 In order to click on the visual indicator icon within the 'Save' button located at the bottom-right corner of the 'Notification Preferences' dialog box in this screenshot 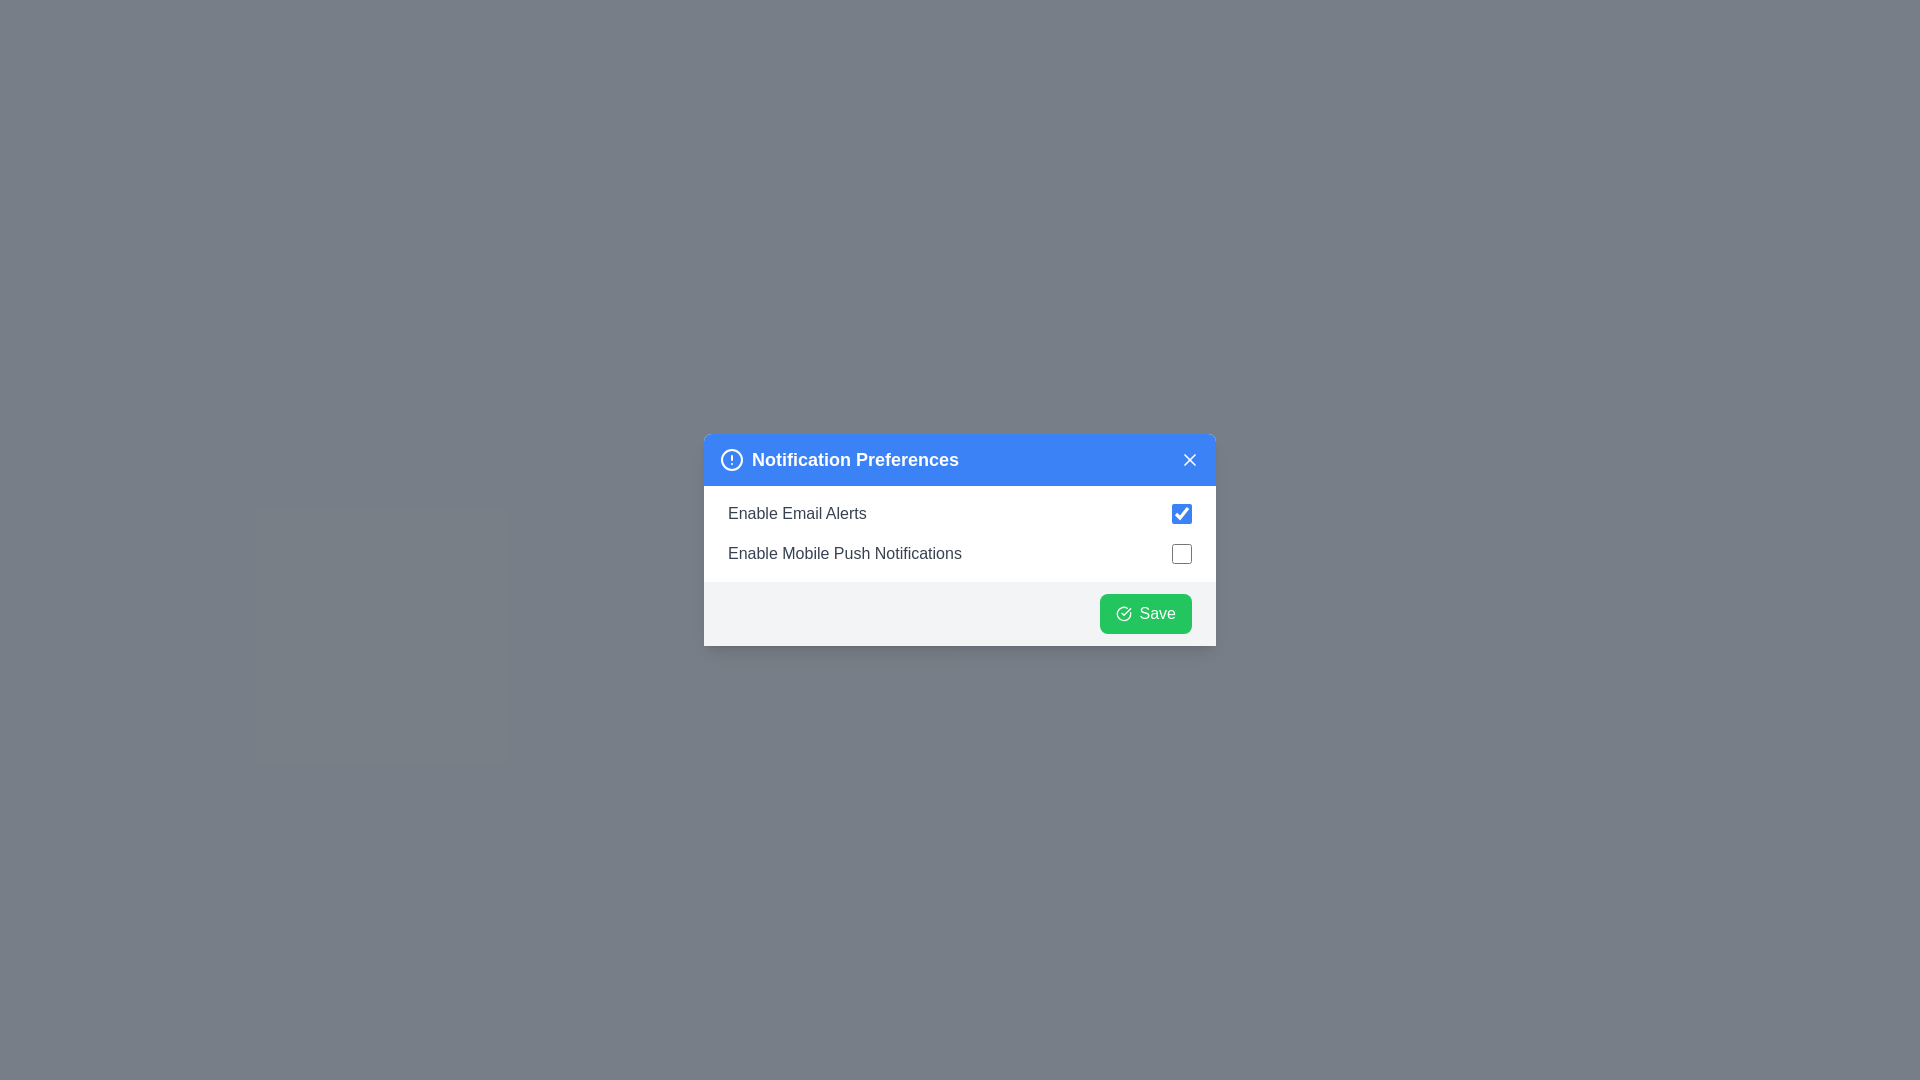, I will do `click(1123, 612)`.